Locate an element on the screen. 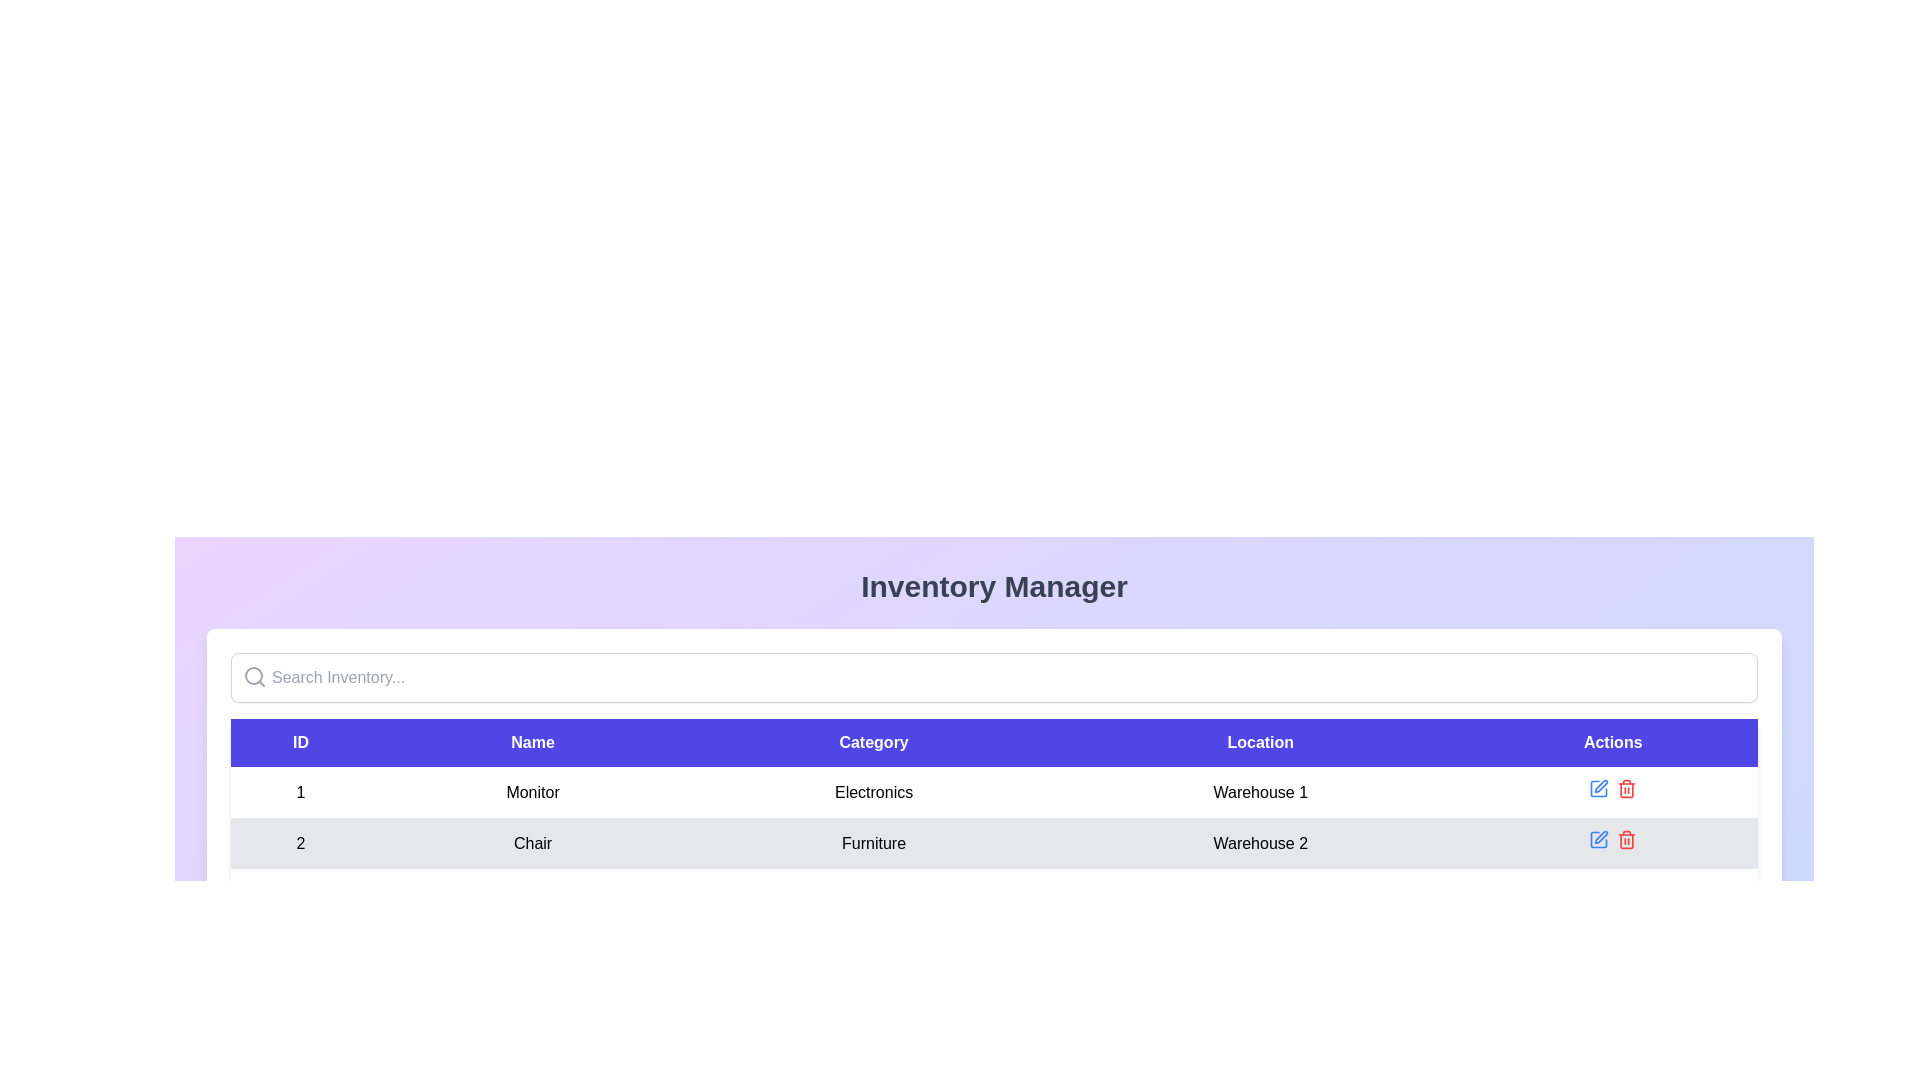 Image resolution: width=1920 pixels, height=1080 pixels. the delete button located in the 'Actions' column of the second row in the table is located at coordinates (1627, 840).